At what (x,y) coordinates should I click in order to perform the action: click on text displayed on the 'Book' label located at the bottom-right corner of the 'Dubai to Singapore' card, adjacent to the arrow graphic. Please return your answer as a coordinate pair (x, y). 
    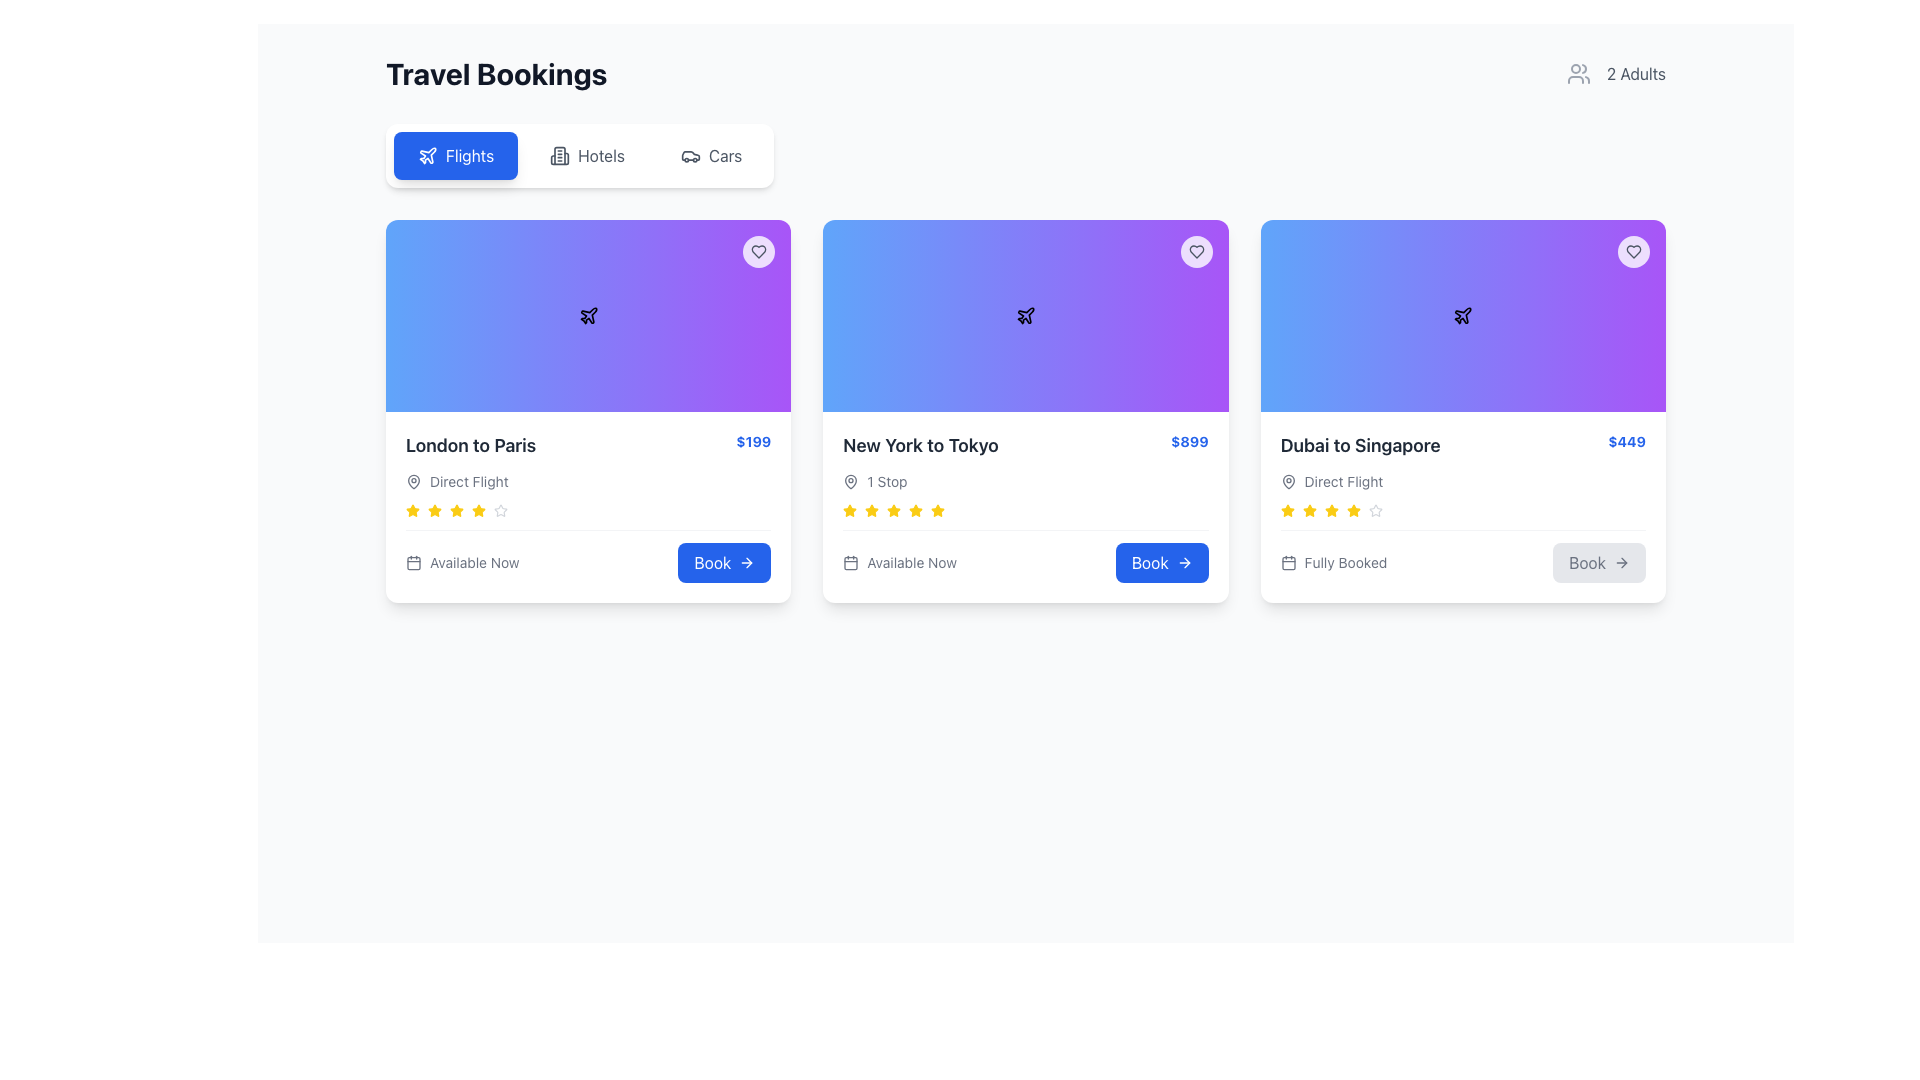
    Looking at the image, I should click on (1586, 563).